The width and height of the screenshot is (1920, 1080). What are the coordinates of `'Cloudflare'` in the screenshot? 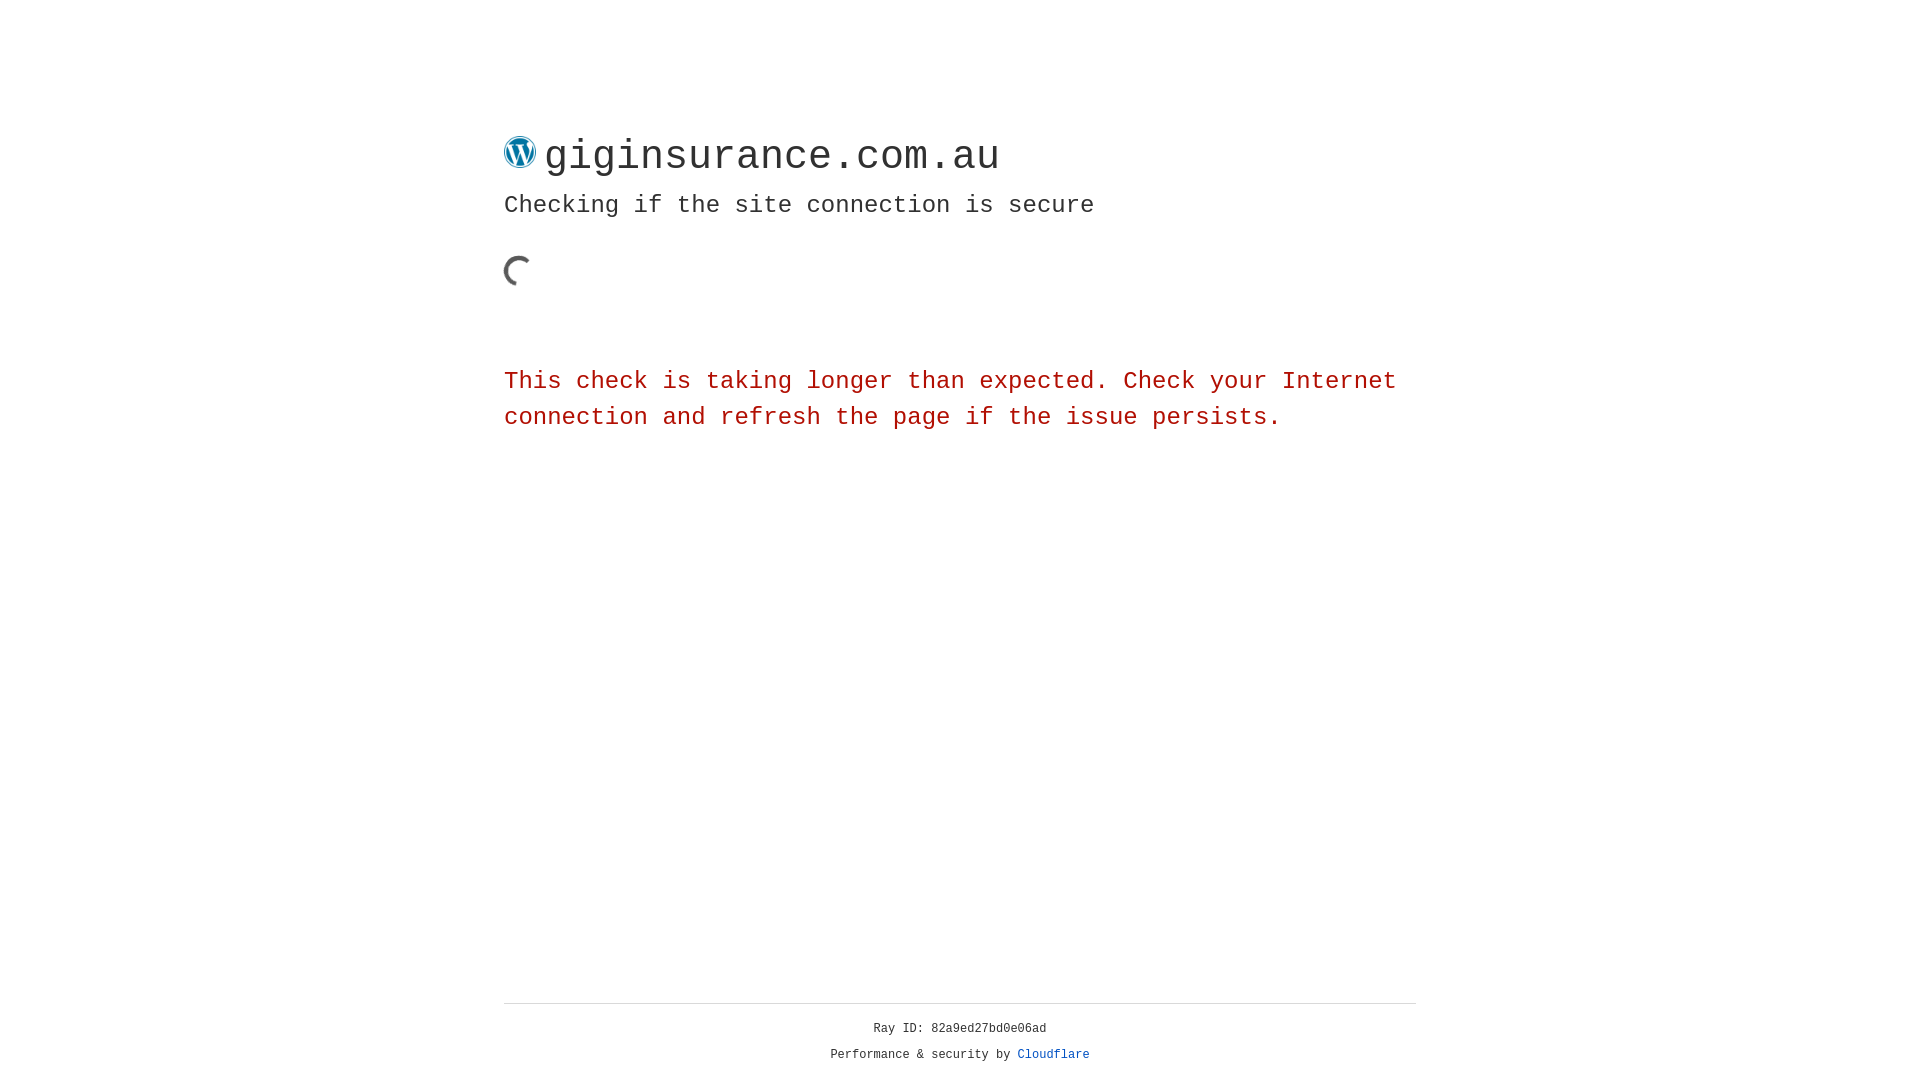 It's located at (1053, 1054).